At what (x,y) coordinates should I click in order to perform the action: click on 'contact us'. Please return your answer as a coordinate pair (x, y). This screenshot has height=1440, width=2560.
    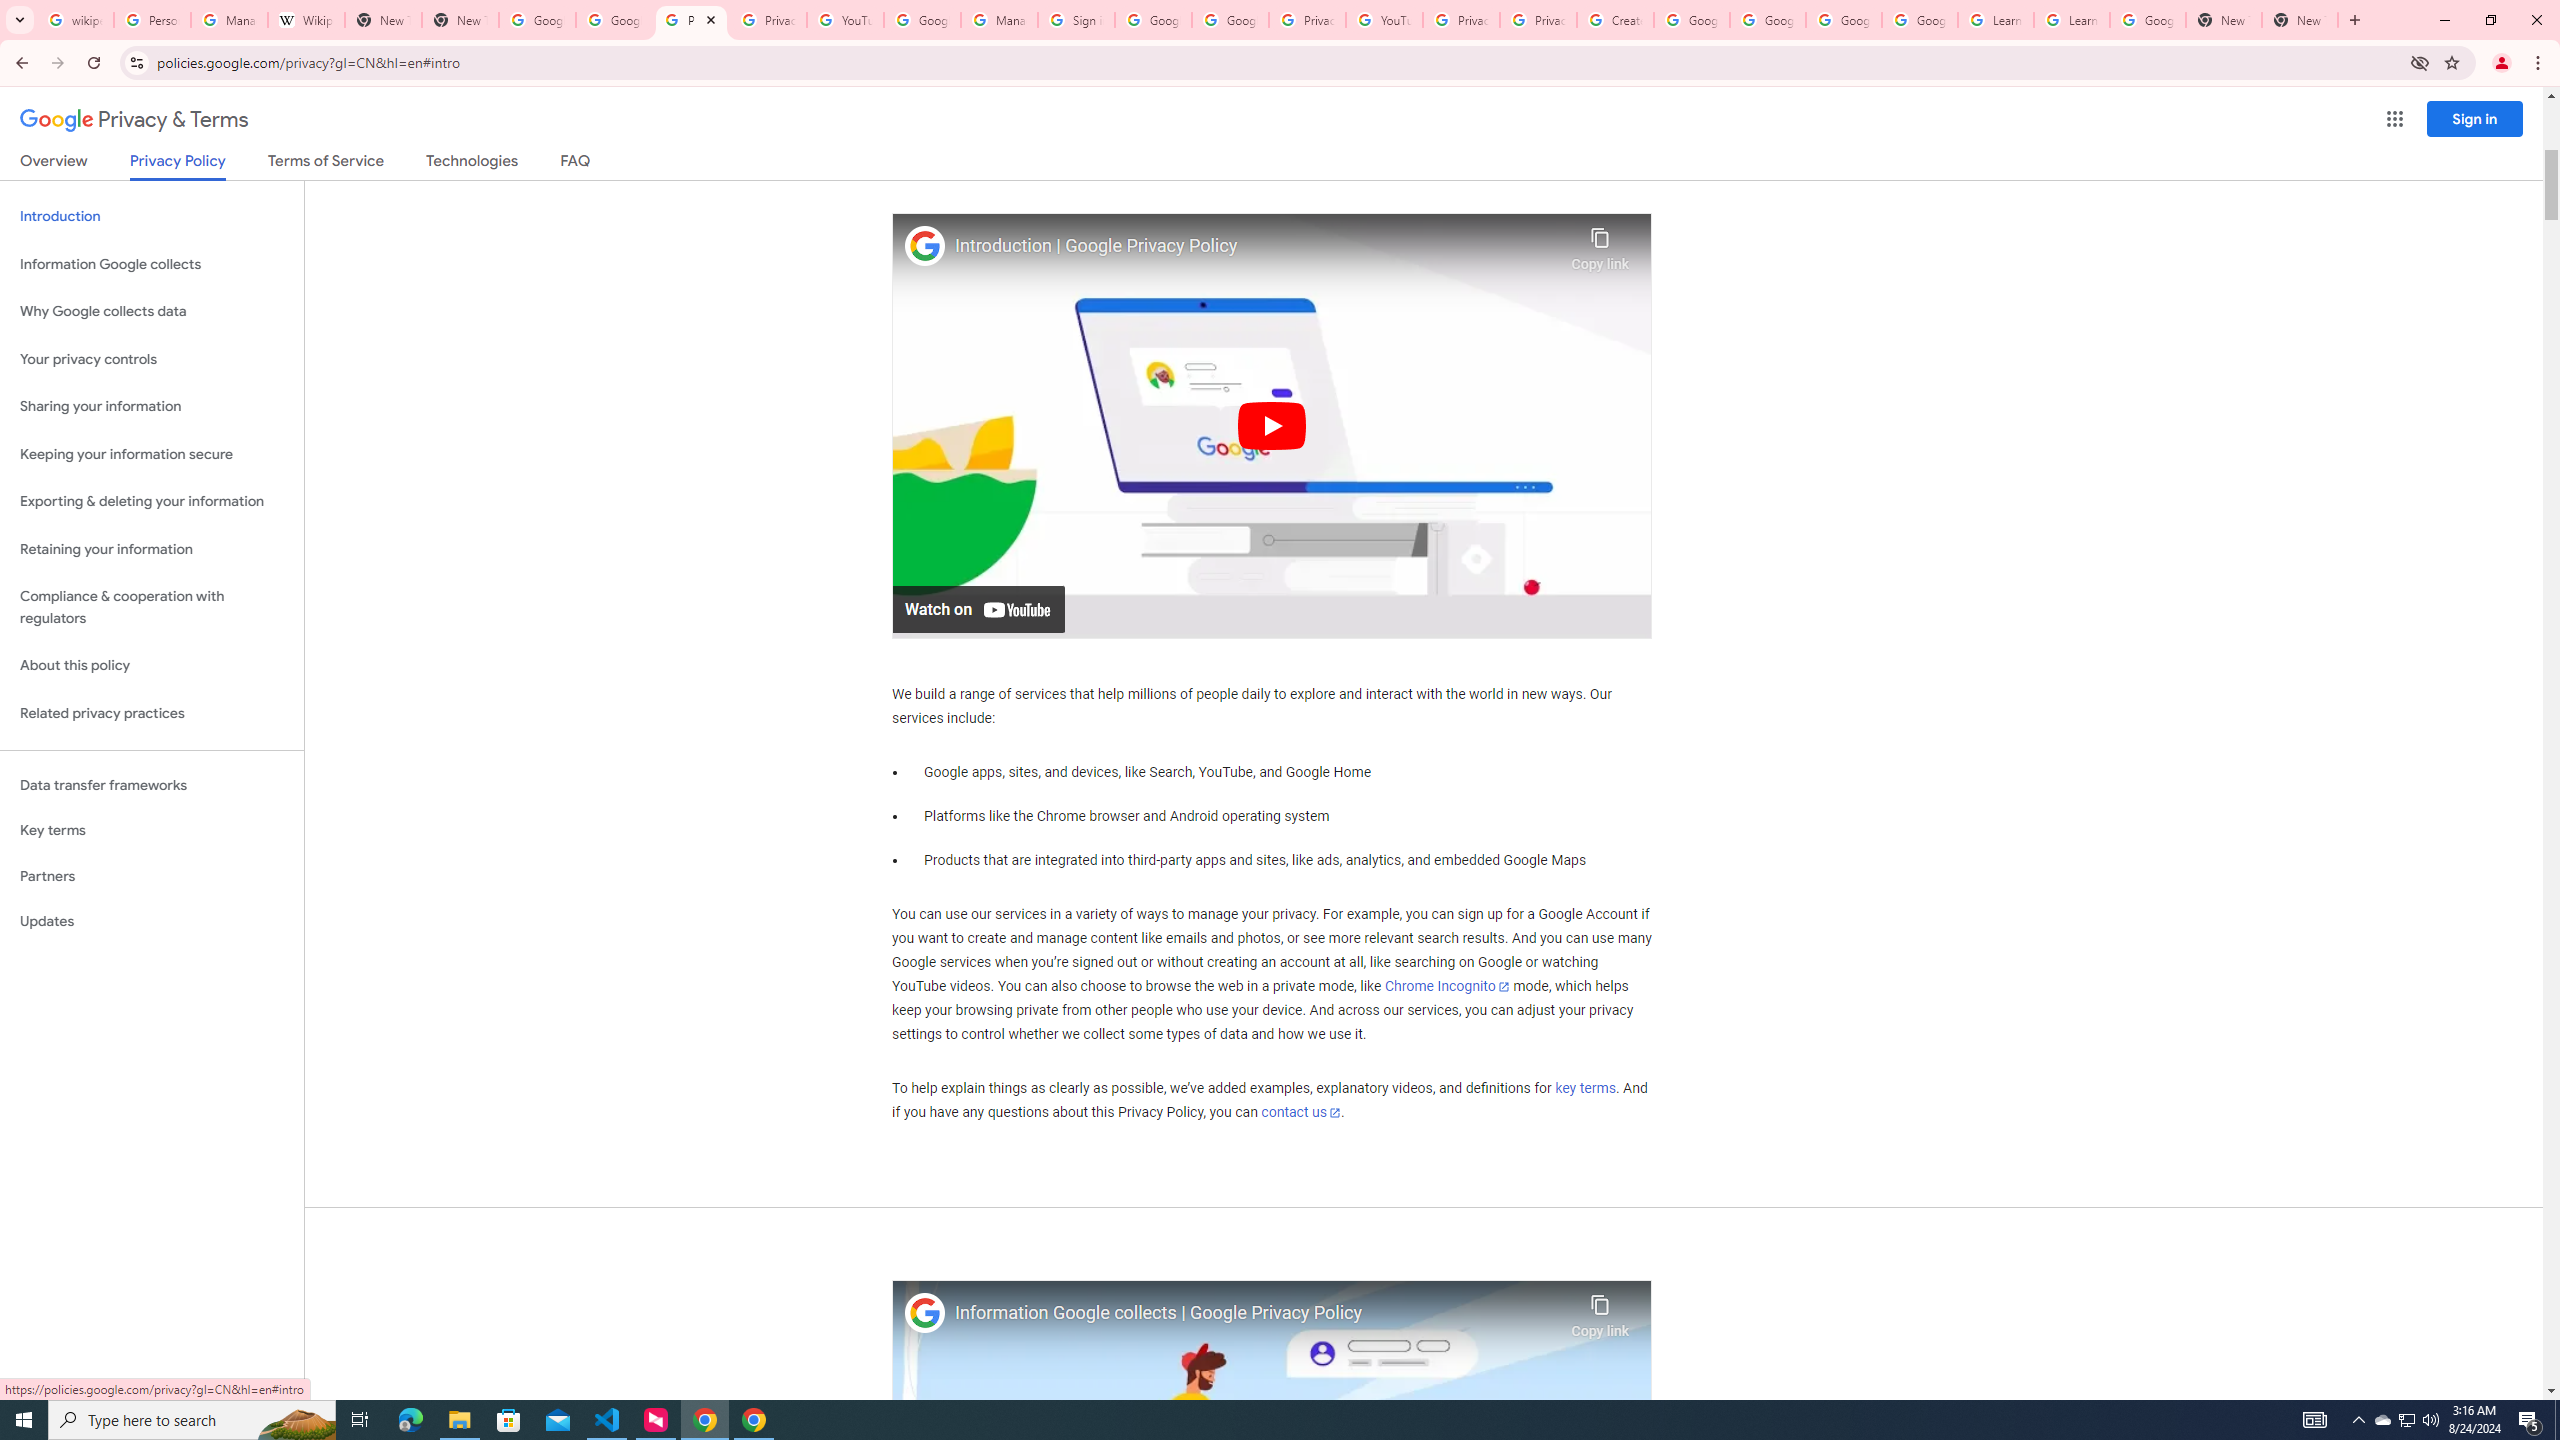
    Looking at the image, I should click on (1300, 1112).